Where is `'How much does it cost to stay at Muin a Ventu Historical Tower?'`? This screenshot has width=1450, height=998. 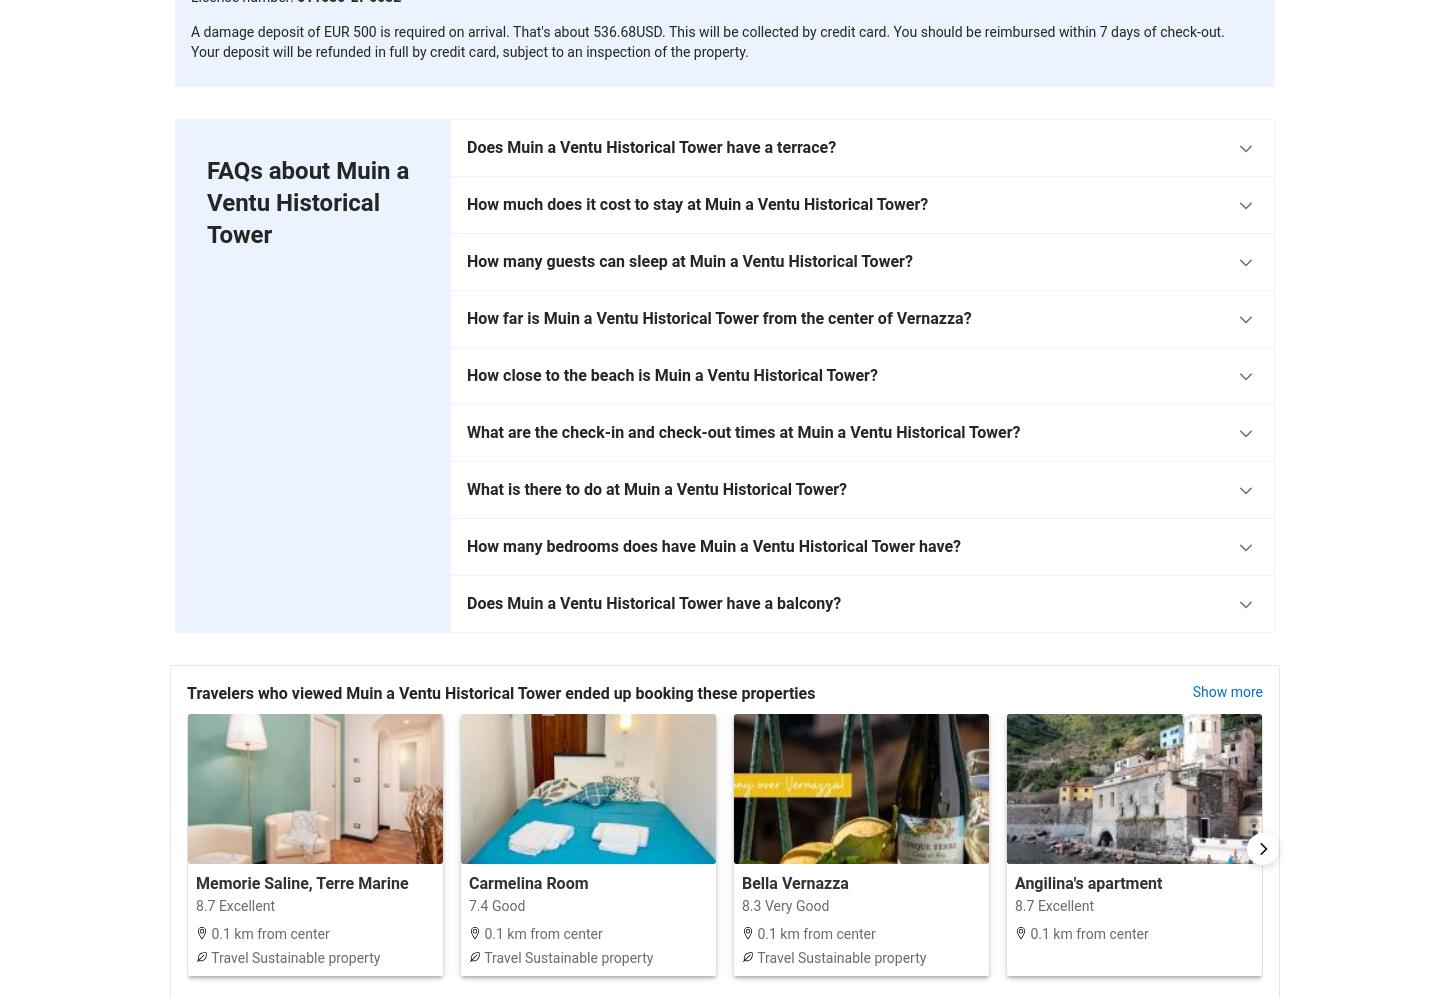
'How much does it cost to stay at Muin a Ventu Historical Tower?' is located at coordinates (696, 203).